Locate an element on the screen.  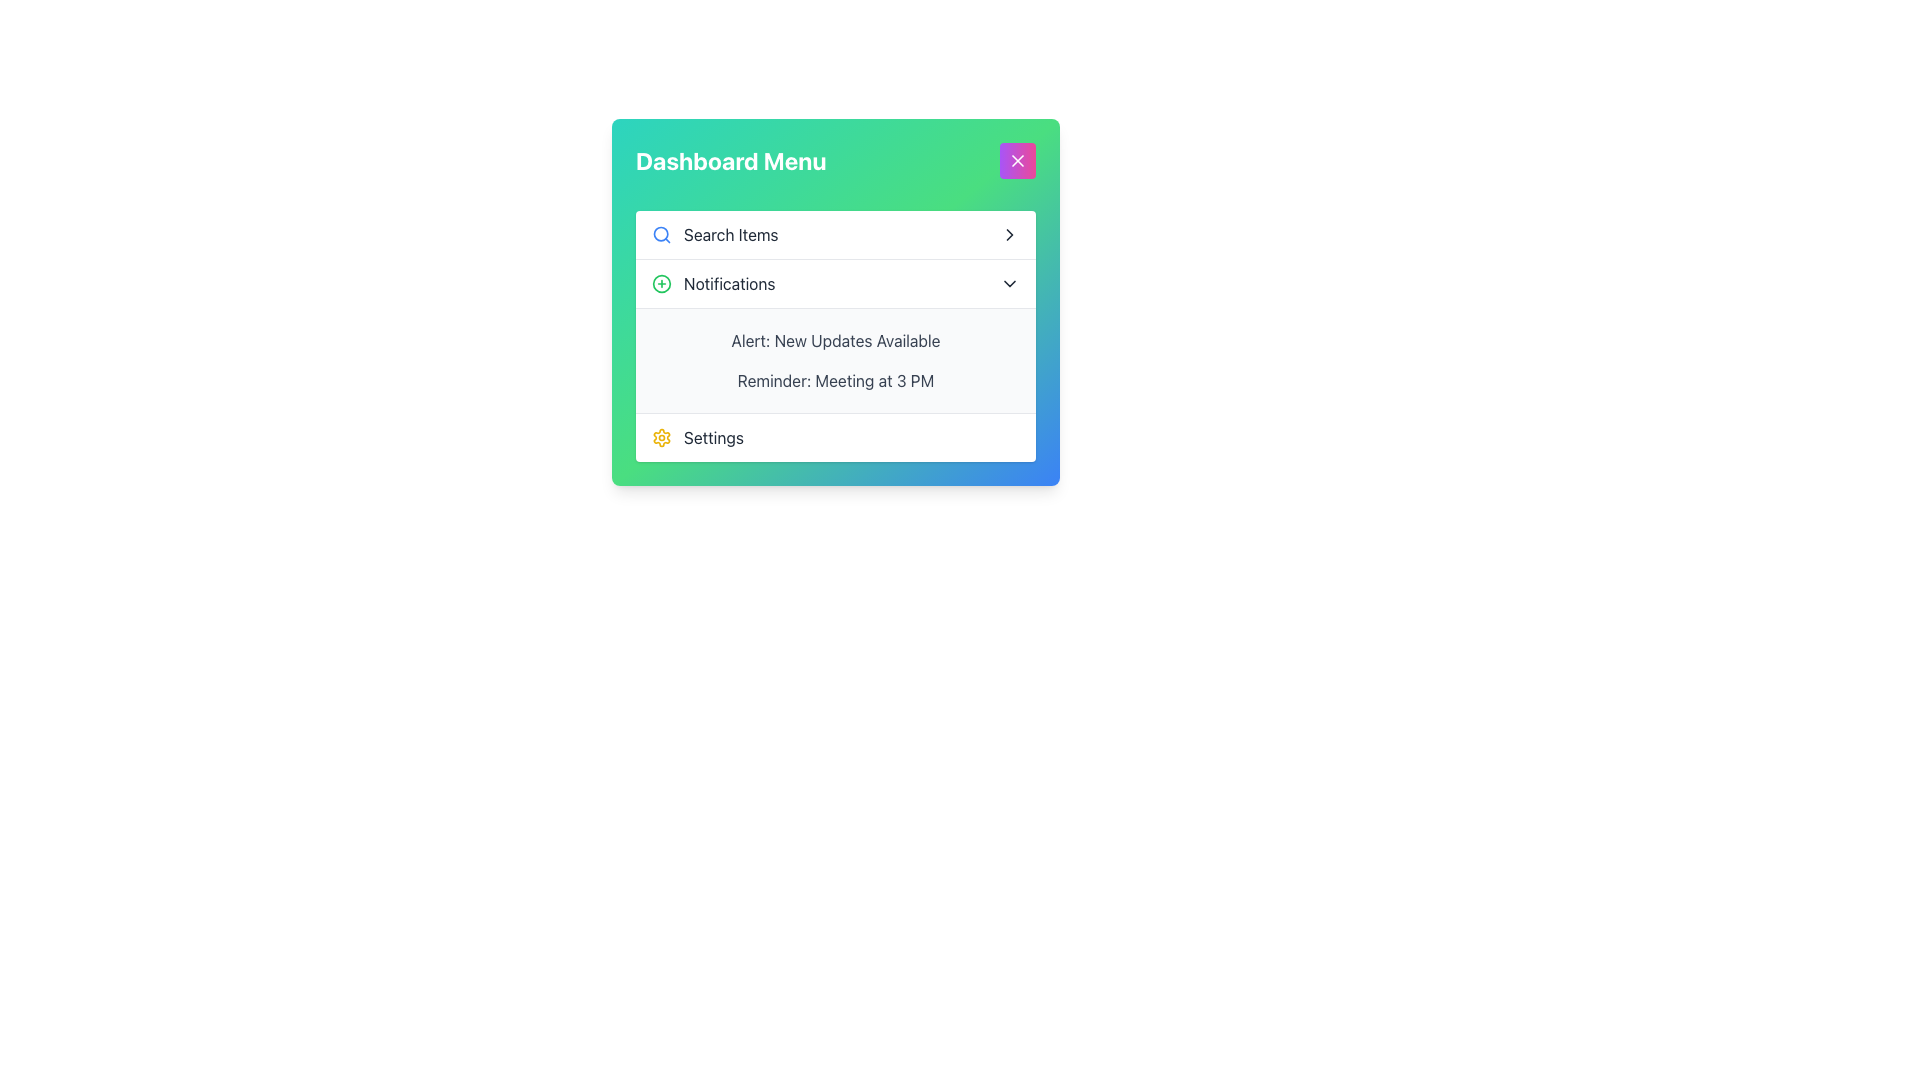
the Icon button for adding new items related to notifications, located to the left of the 'Notifications' label under the 'Dashboard Menu' header is located at coordinates (662, 284).